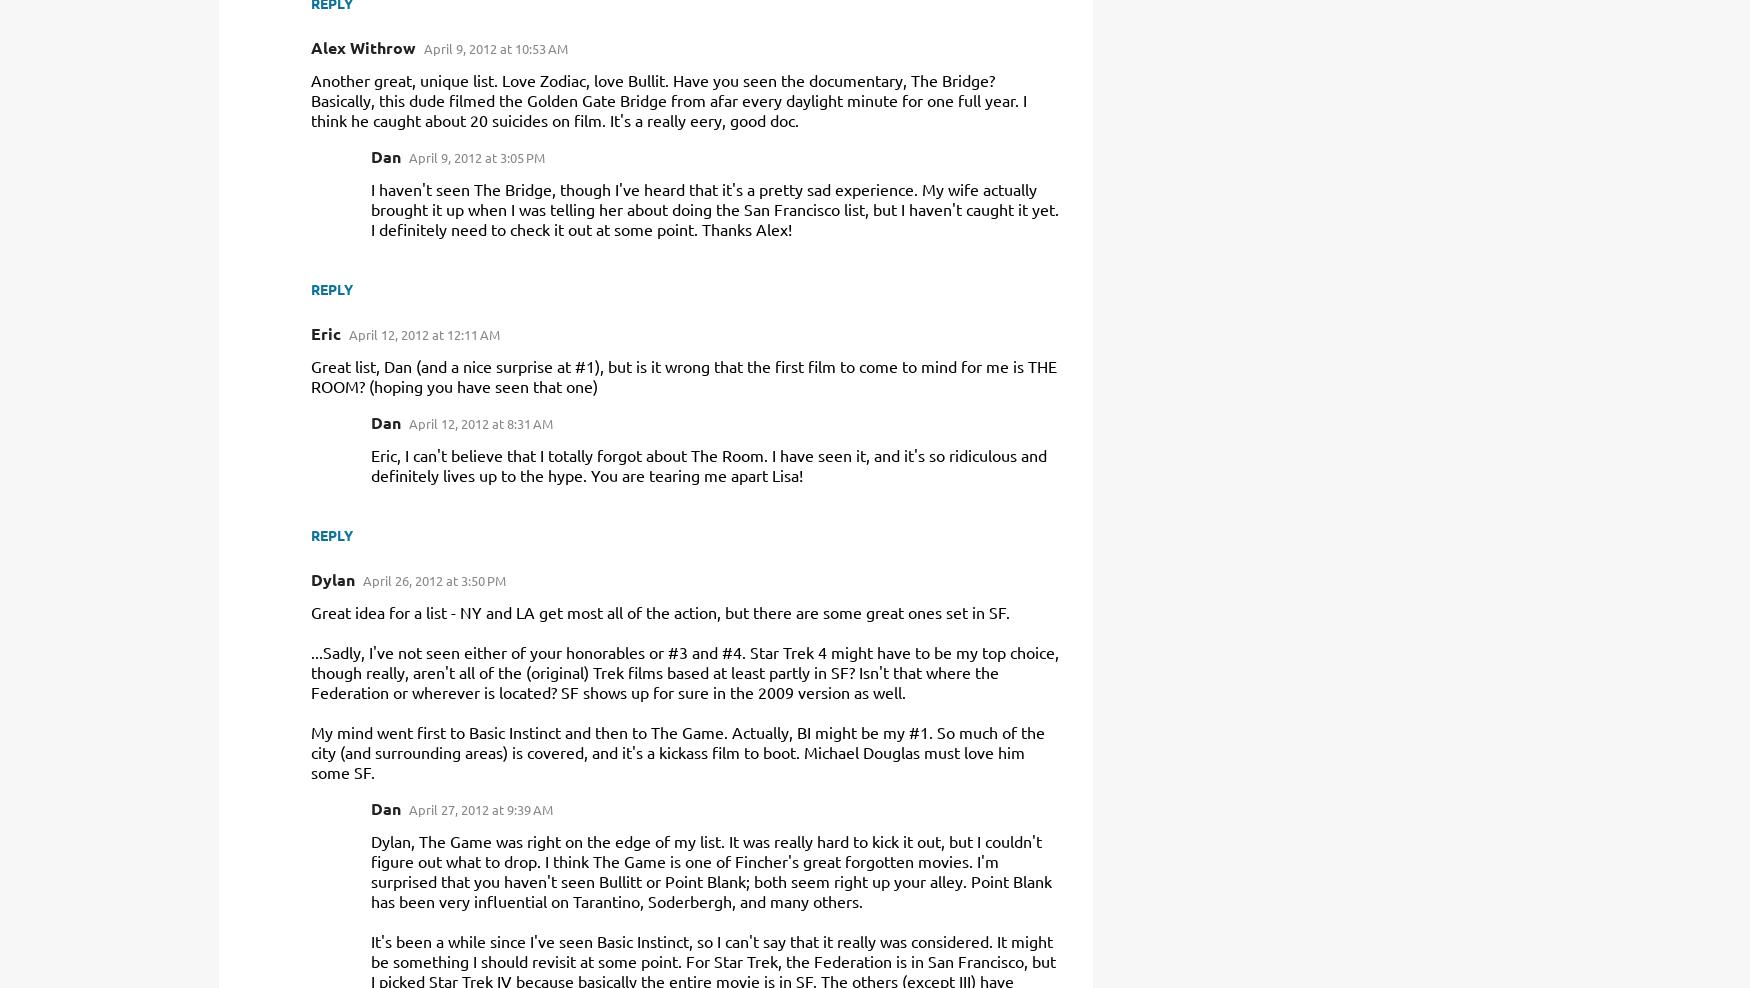 The height and width of the screenshot is (988, 1750). I want to click on 'April 27, 2012 at 9:39 AM', so click(481, 809).